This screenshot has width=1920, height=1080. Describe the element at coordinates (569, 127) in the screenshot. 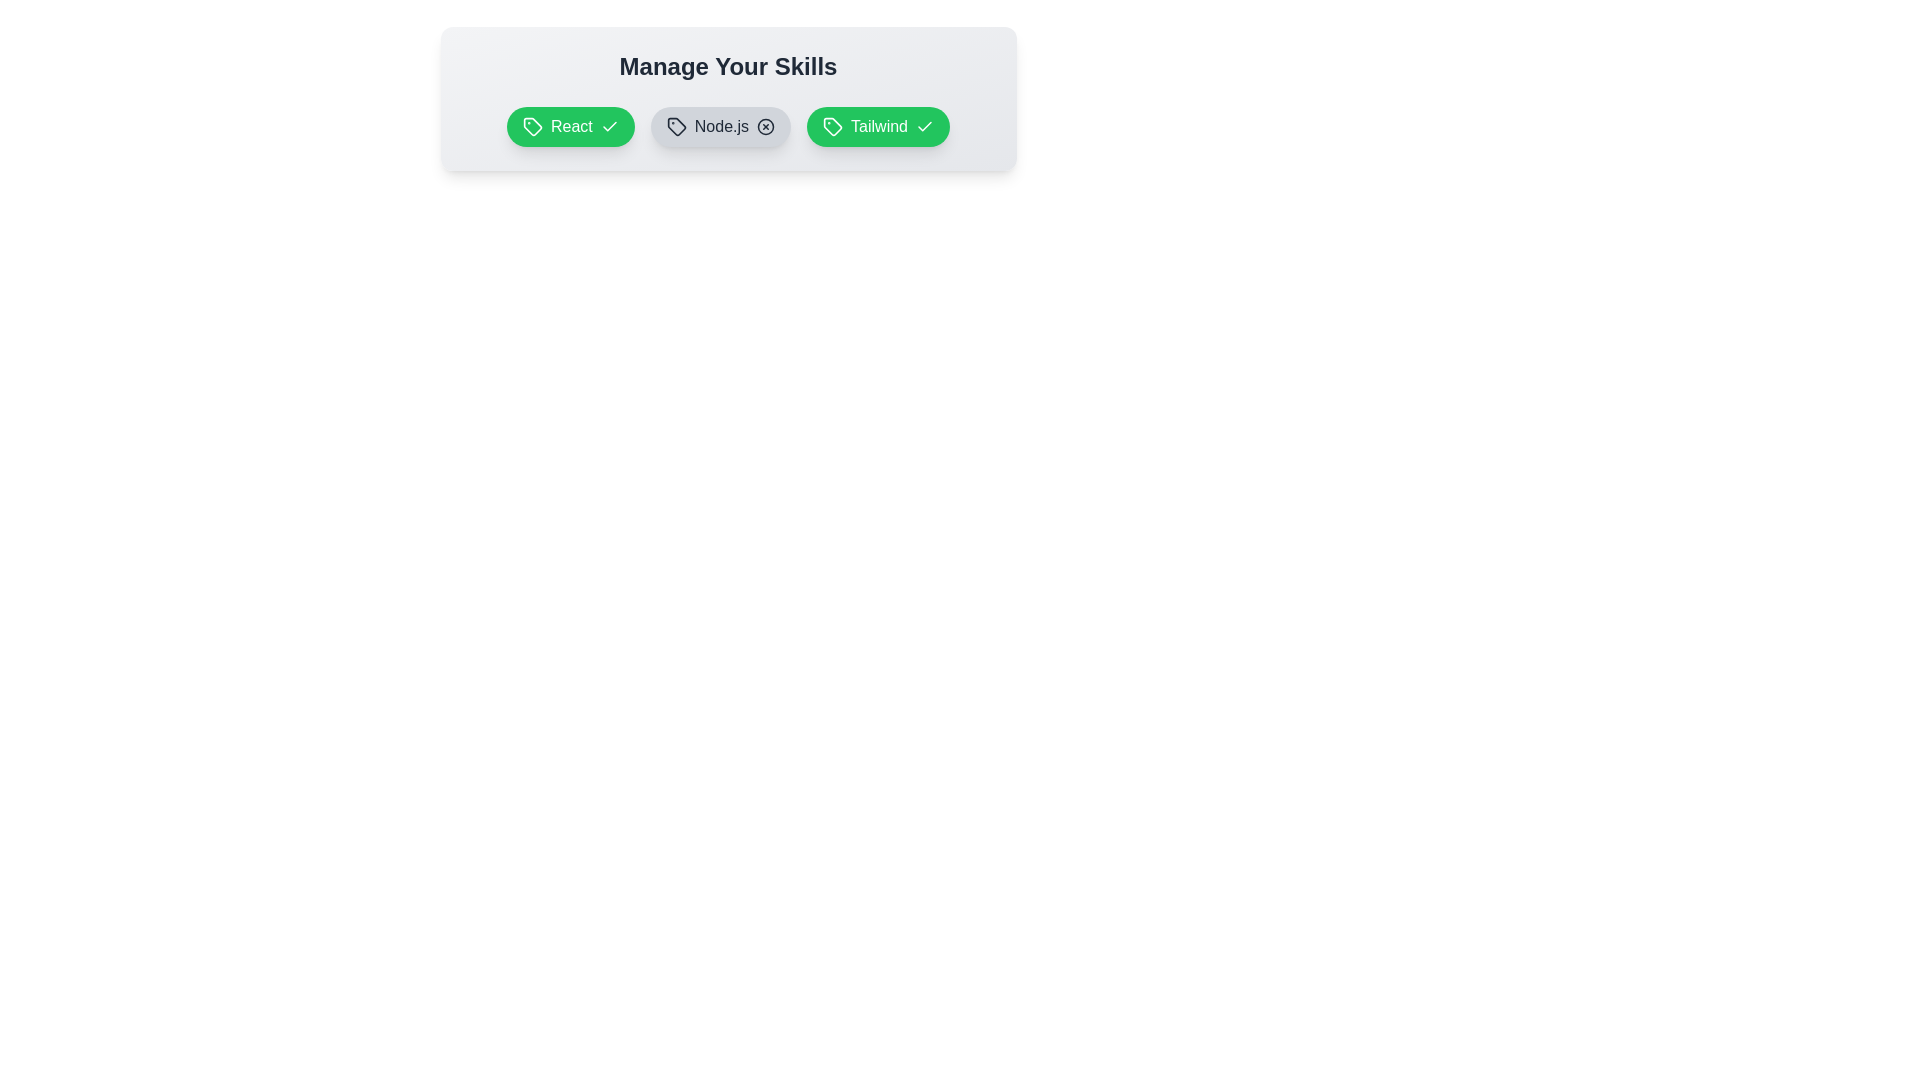

I see `the skill tag React to inspect its state` at that location.